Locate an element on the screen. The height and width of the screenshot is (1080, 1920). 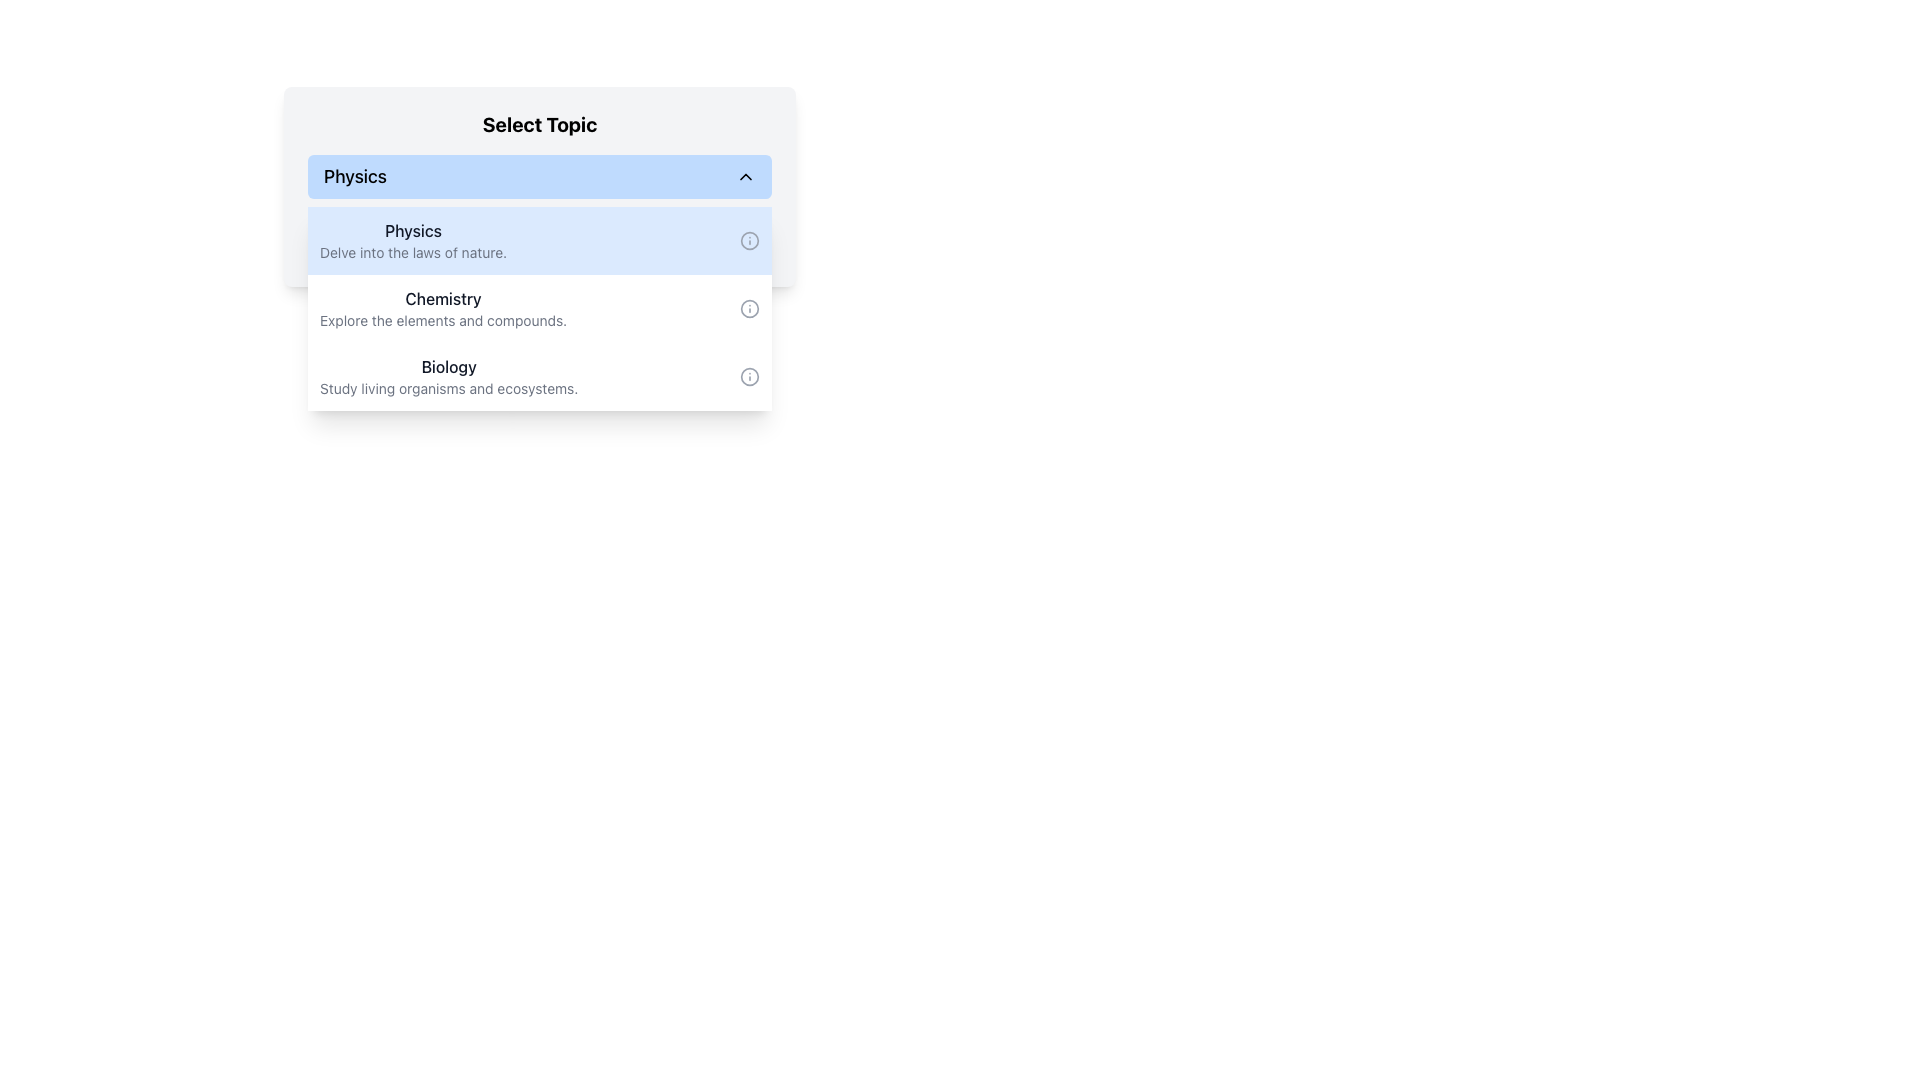
the 'Biology' selectable list item, which is the third option is located at coordinates (539, 377).